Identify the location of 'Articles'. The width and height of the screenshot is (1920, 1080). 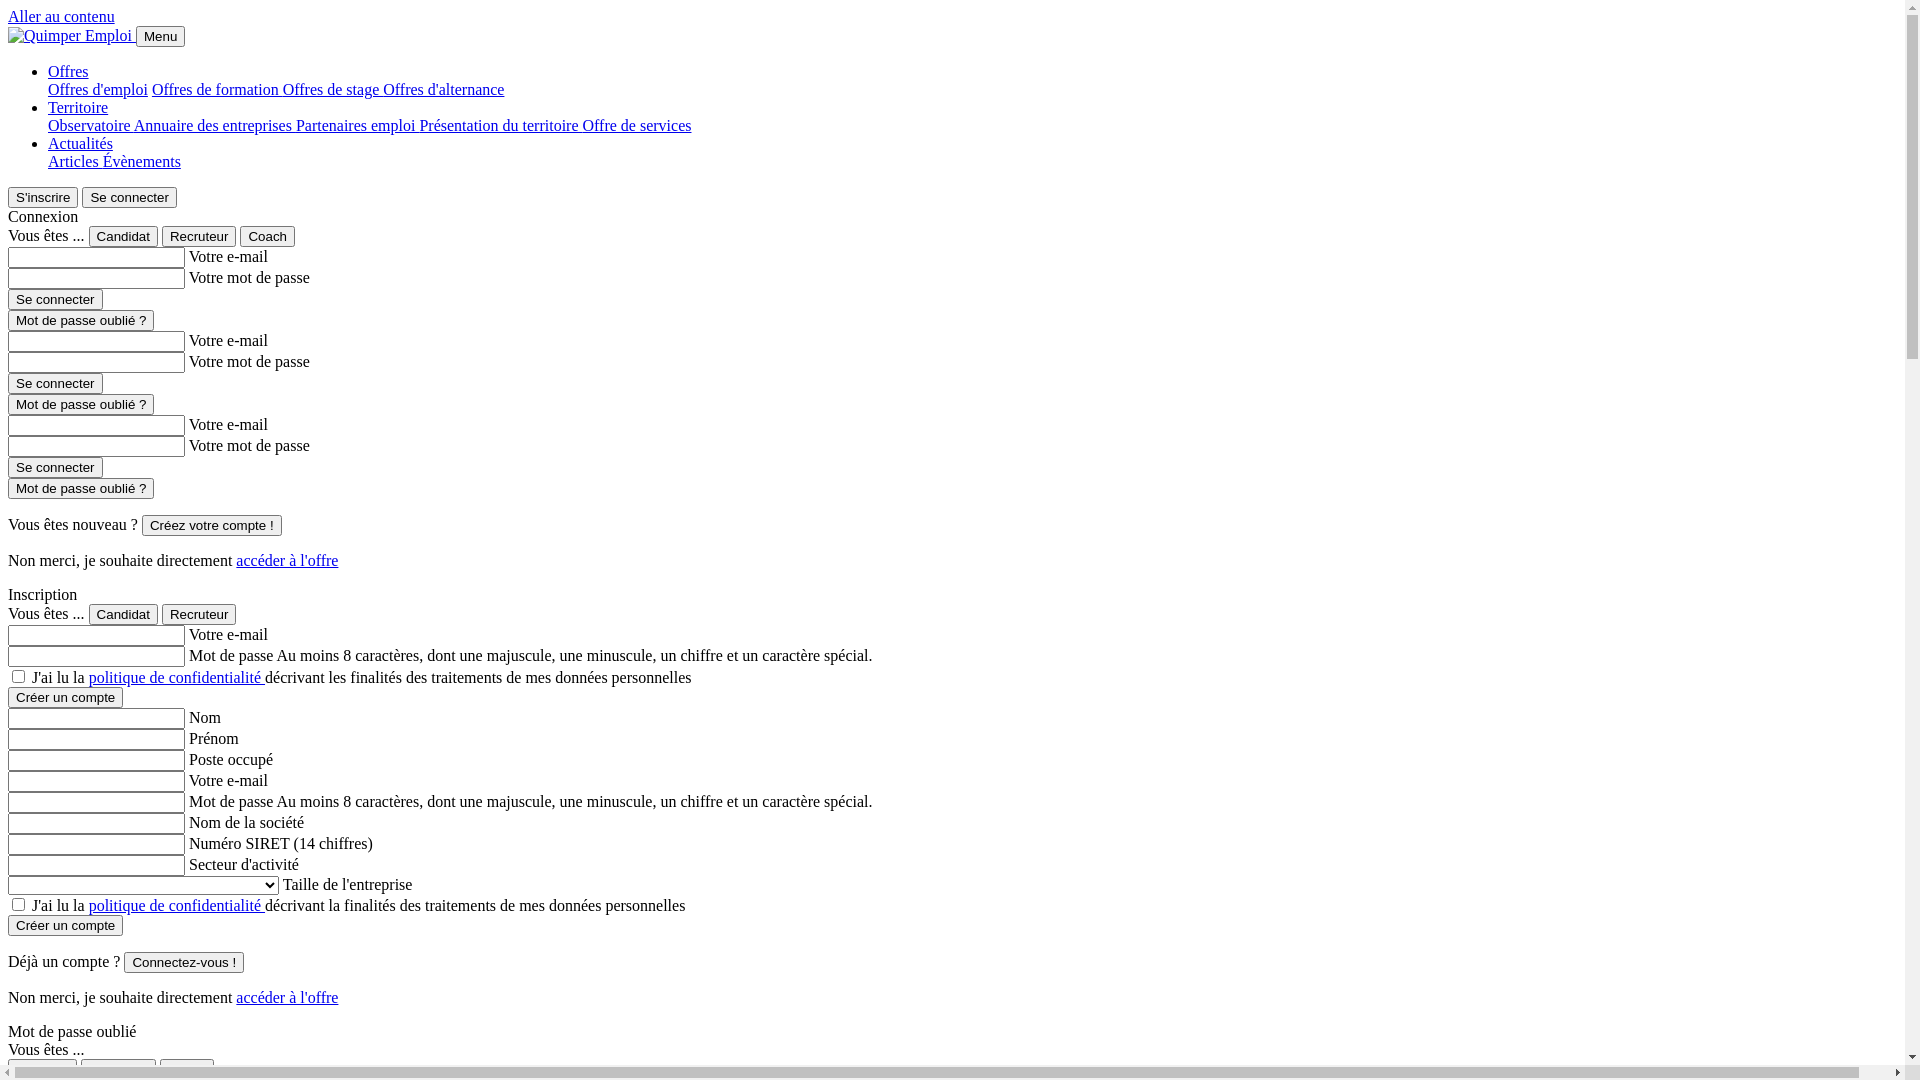
(48, 160).